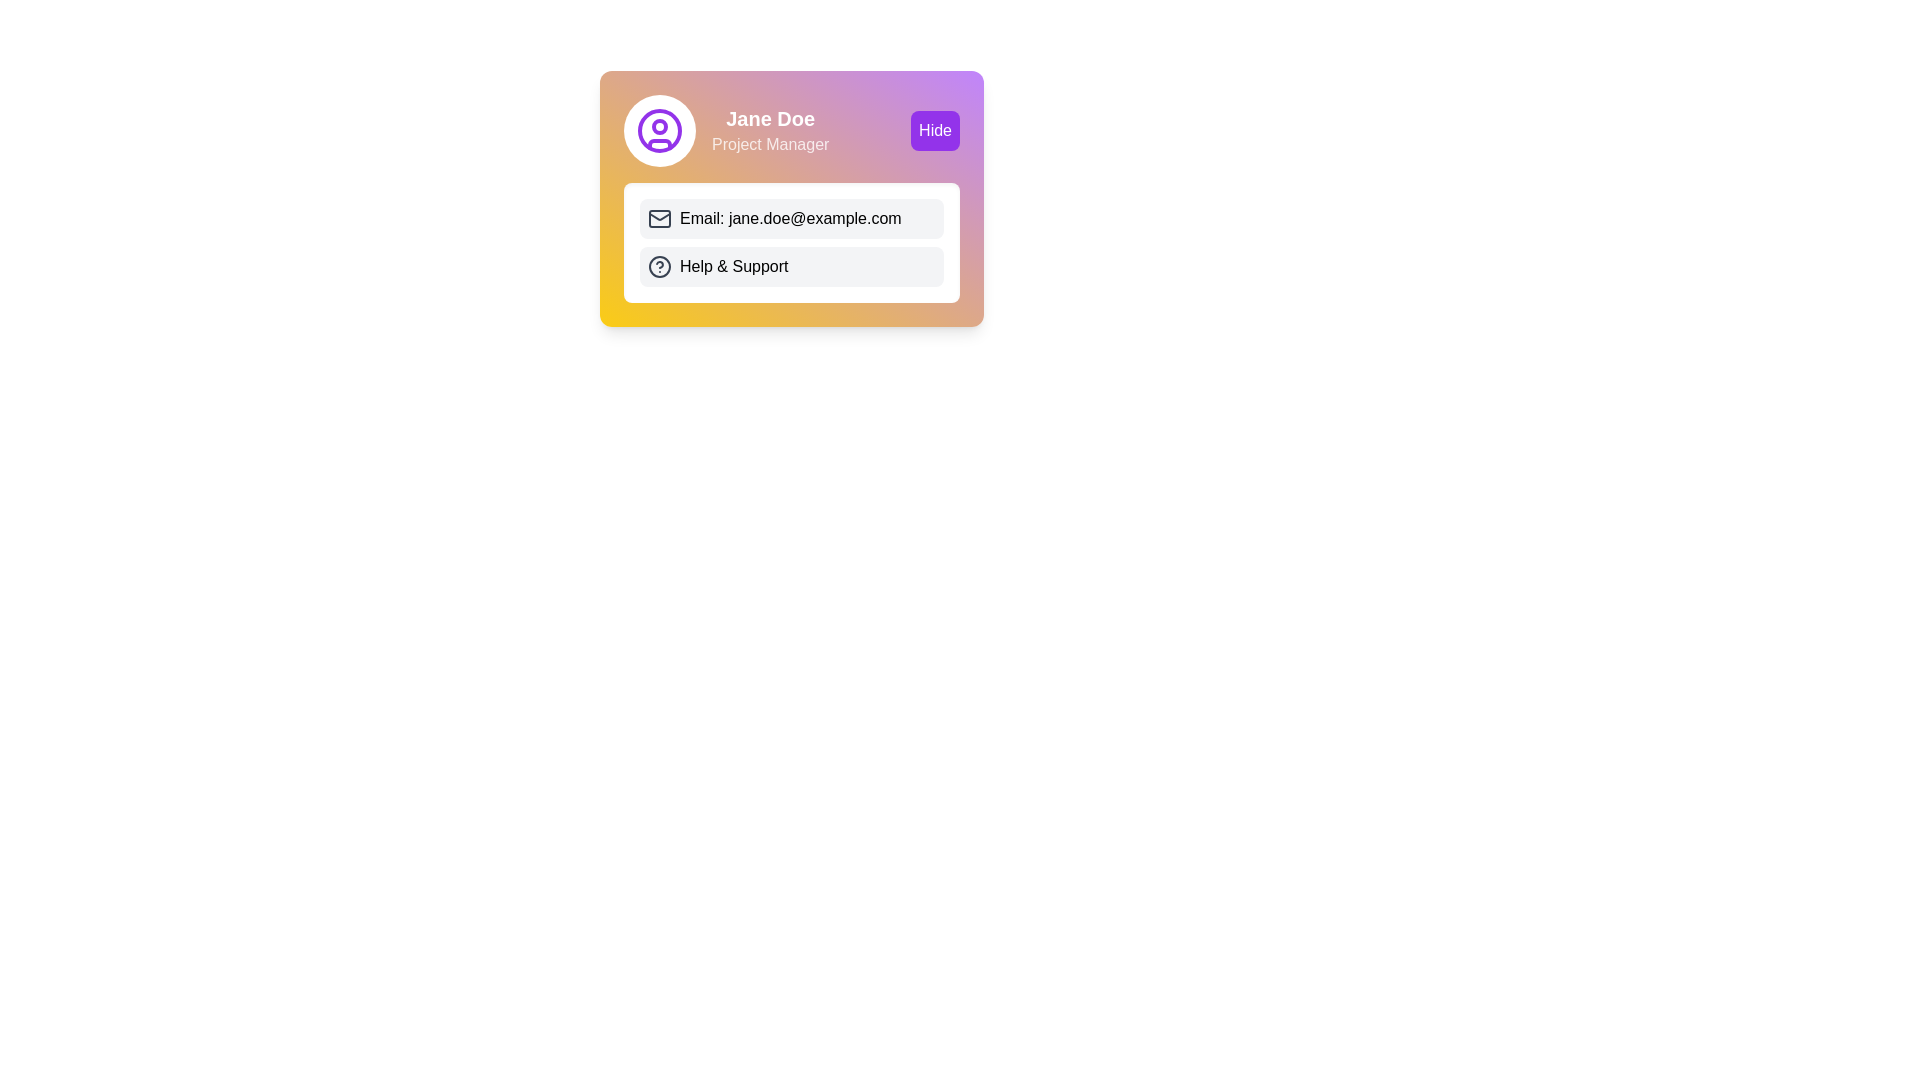  What do you see at coordinates (660, 127) in the screenshot?
I see `the small purple circle located within the upper part of the user profile icon on the left side of the card layout` at bounding box center [660, 127].